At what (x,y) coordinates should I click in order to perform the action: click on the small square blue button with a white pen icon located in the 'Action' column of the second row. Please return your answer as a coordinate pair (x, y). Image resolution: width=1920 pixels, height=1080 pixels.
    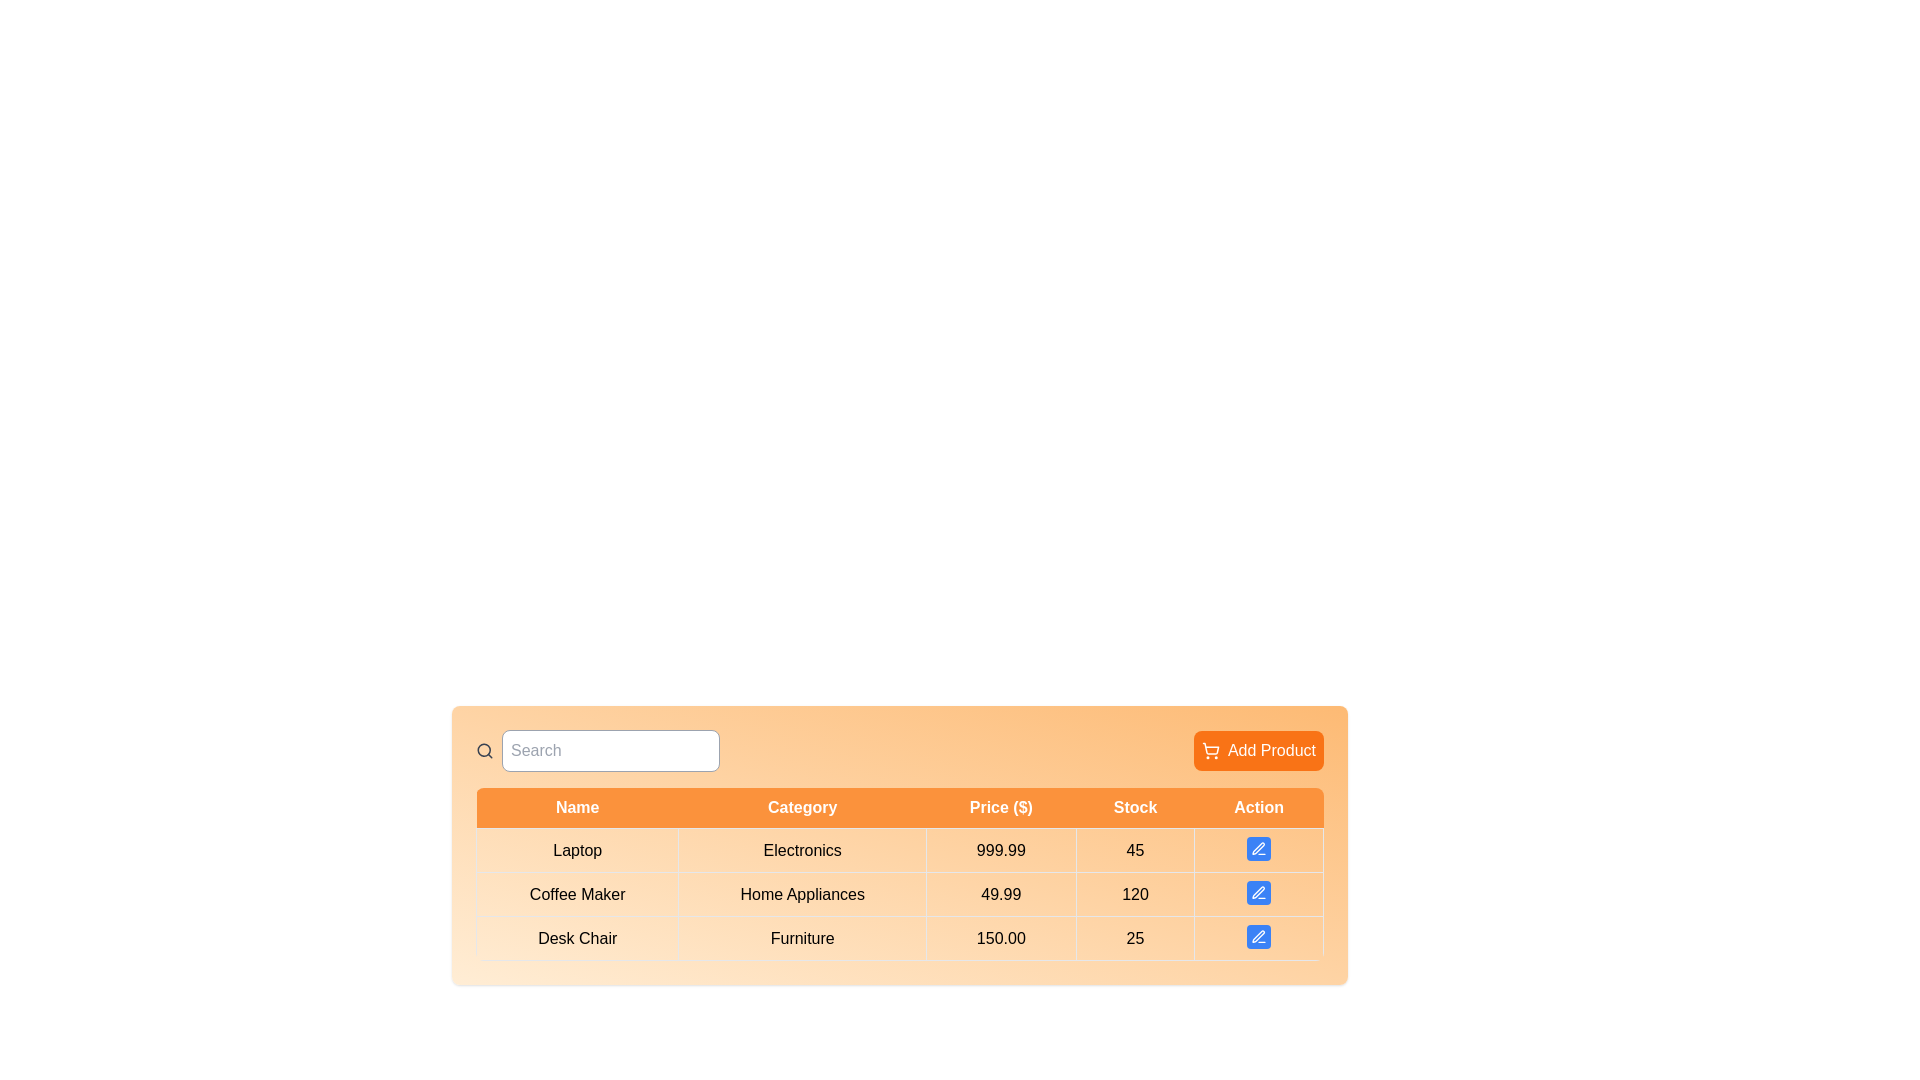
    Looking at the image, I should click on (1258, 893).